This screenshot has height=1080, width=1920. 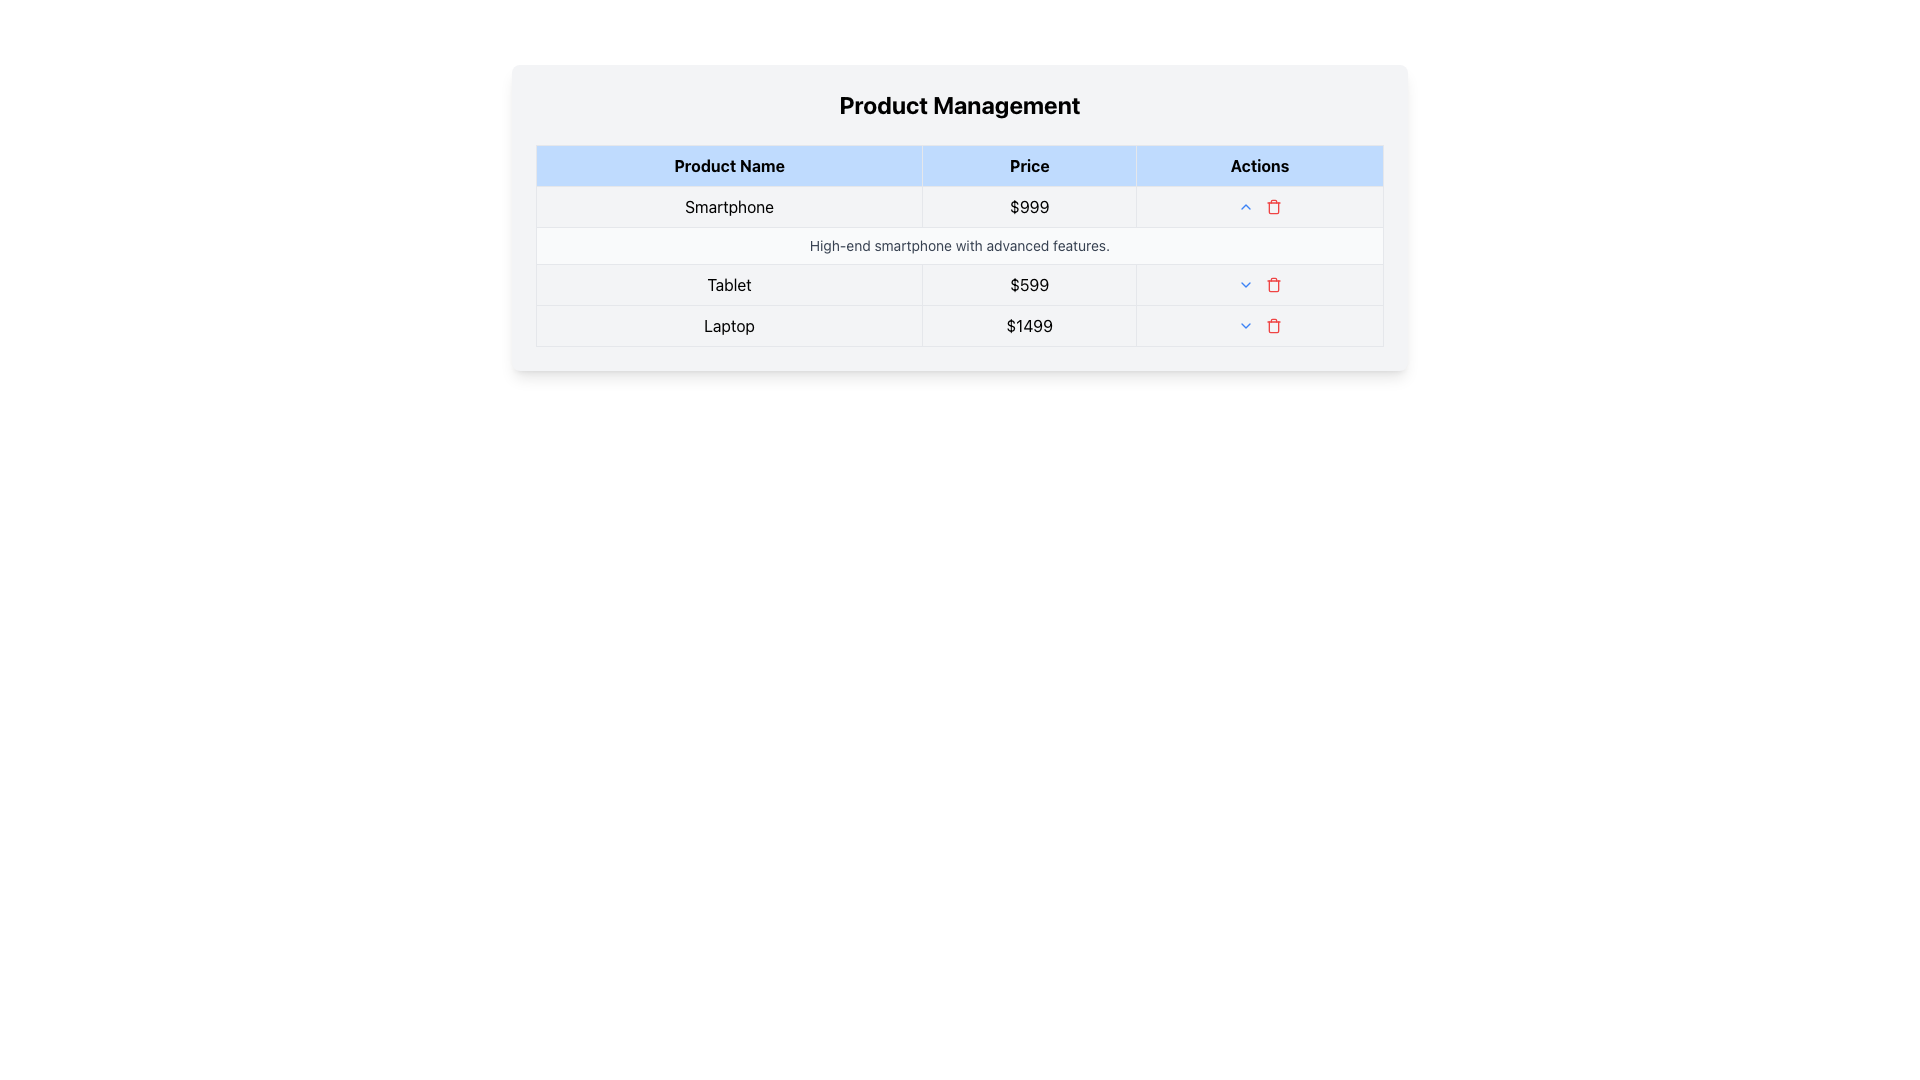 What do you see at coordinates (1245, 285) in the screenshot?
I see `the icon button in the 'Actions' column of the second row` at bounding box center [1245, 285].